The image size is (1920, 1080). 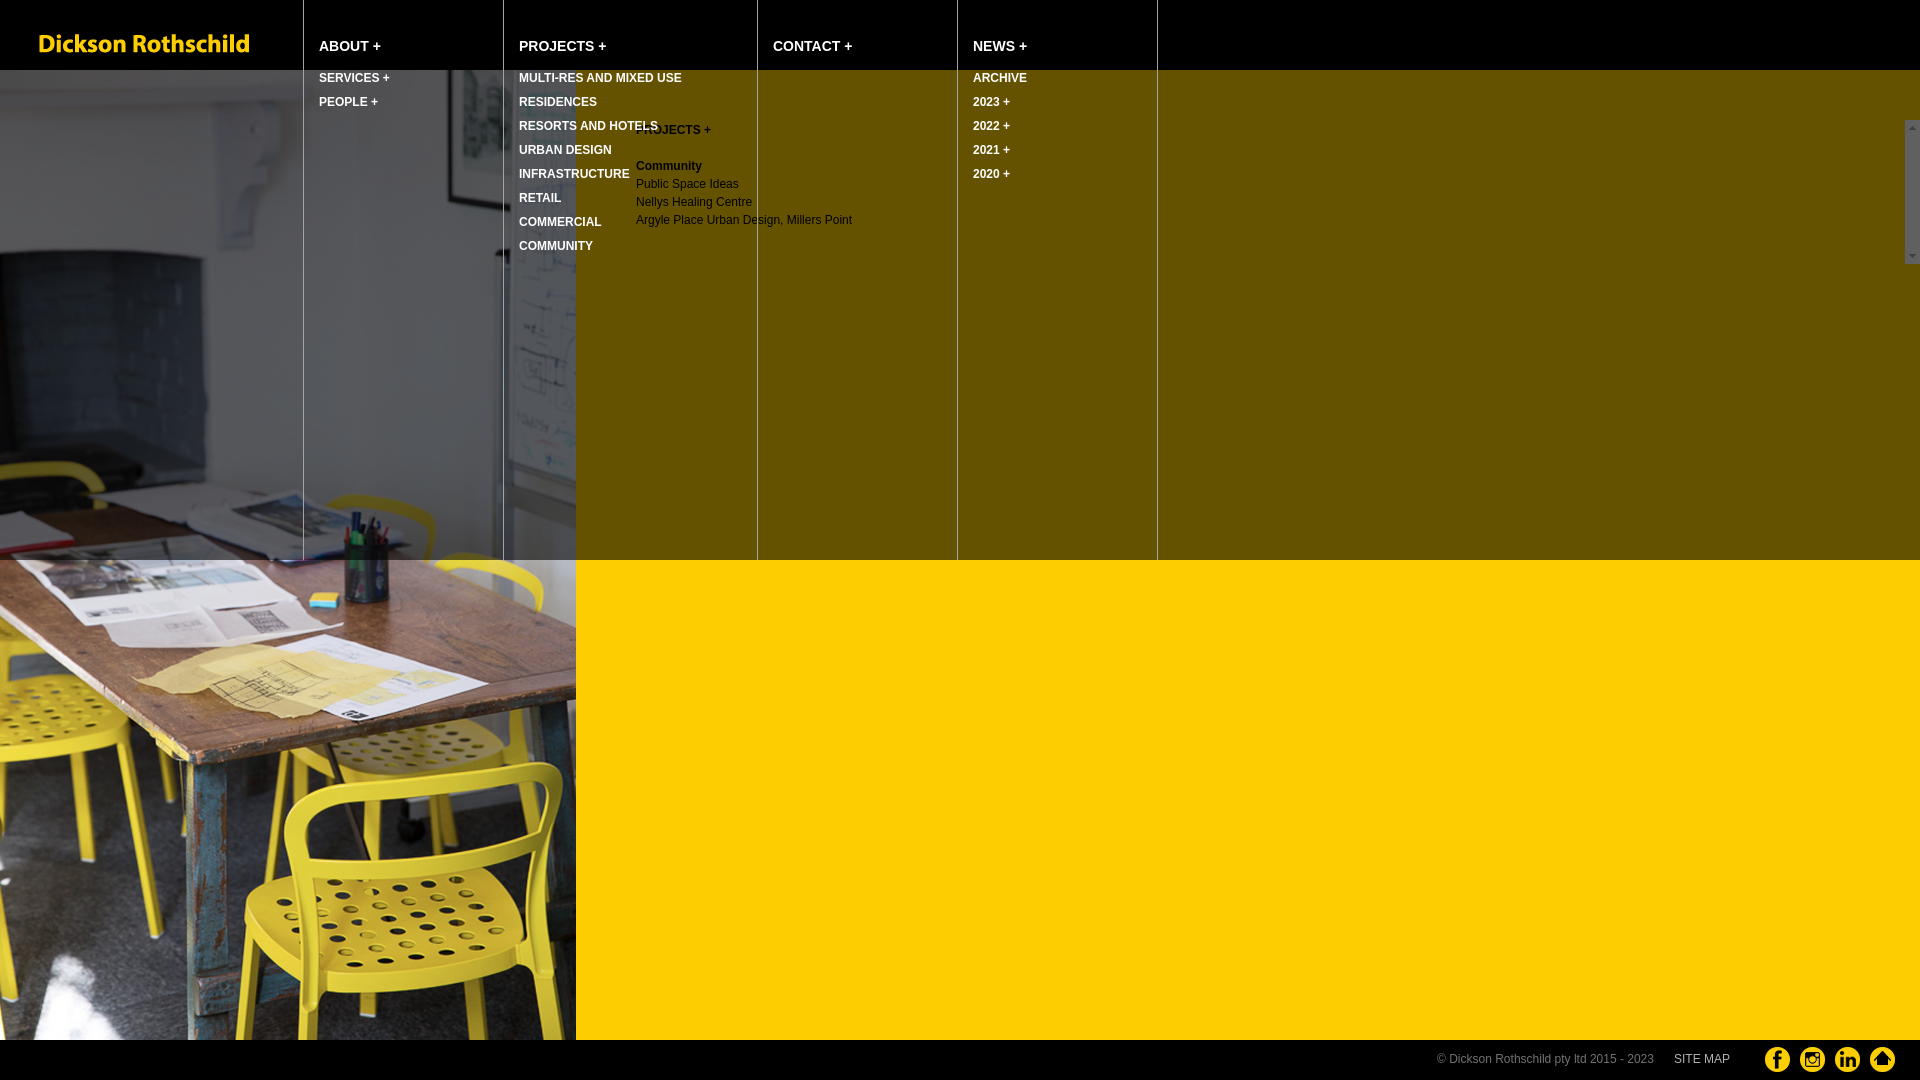 What do you see at coordinates (1056, 33) in the screenshot?
I see `'NEWS +'` at bounding box center [1056, 33].